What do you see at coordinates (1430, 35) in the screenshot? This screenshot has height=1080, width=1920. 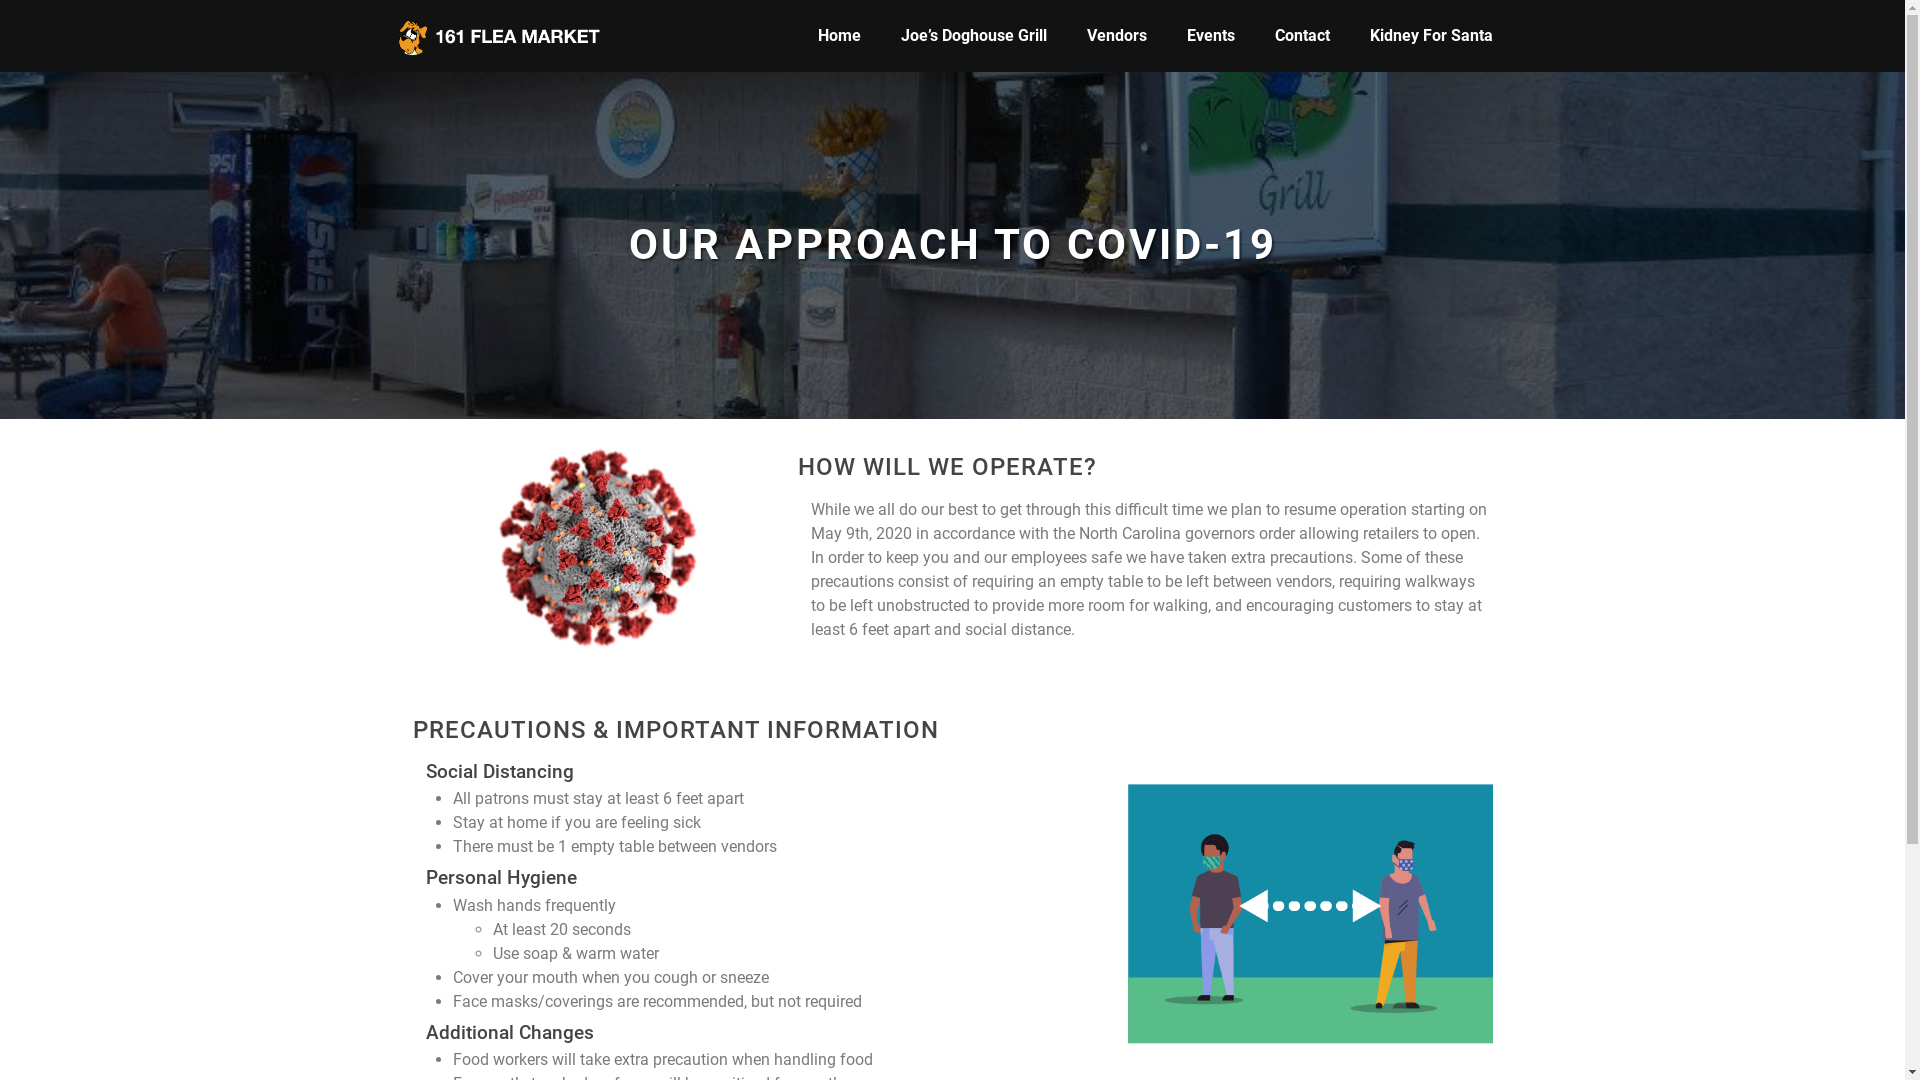 I see `'Kidney For Santa'` at bounding box center [1430, 35].